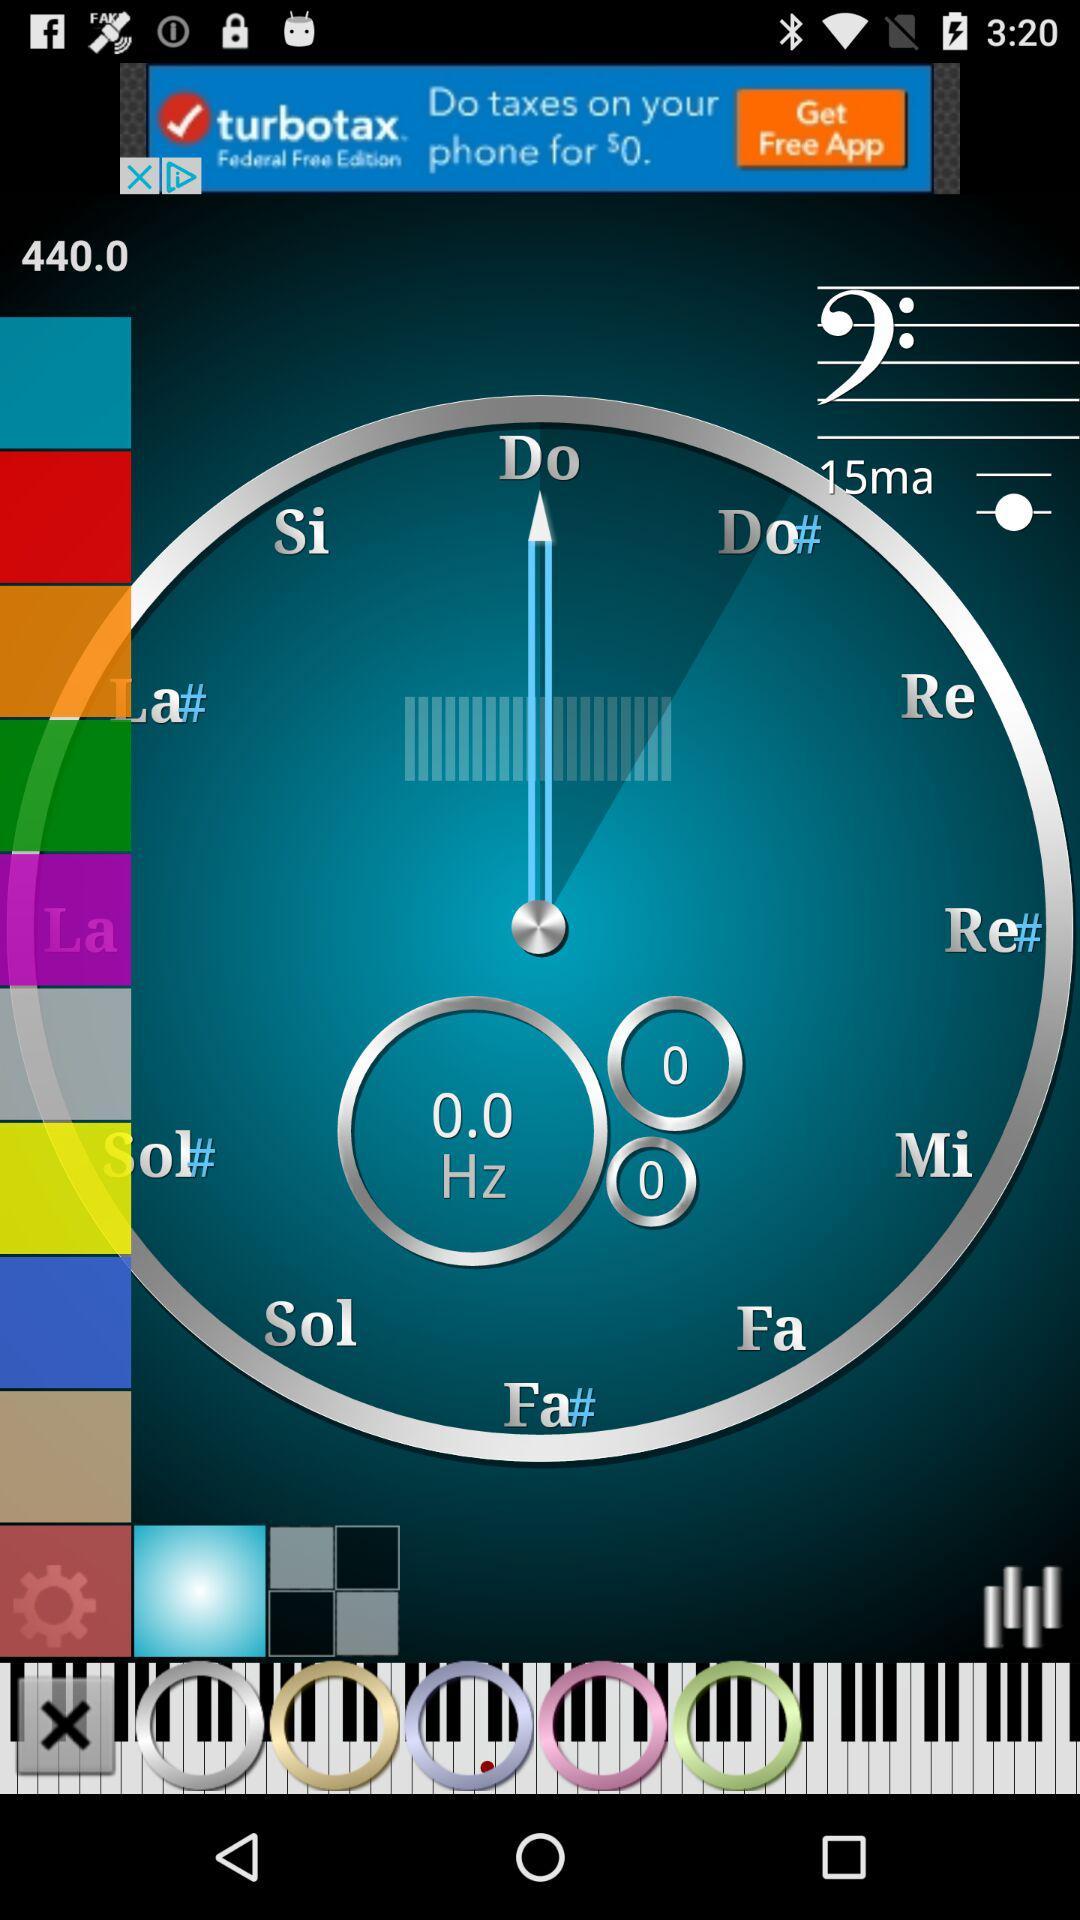 This screenshot has width=1080, height=1920. I want to click on app next to 440.0 app, so click(947, 362).